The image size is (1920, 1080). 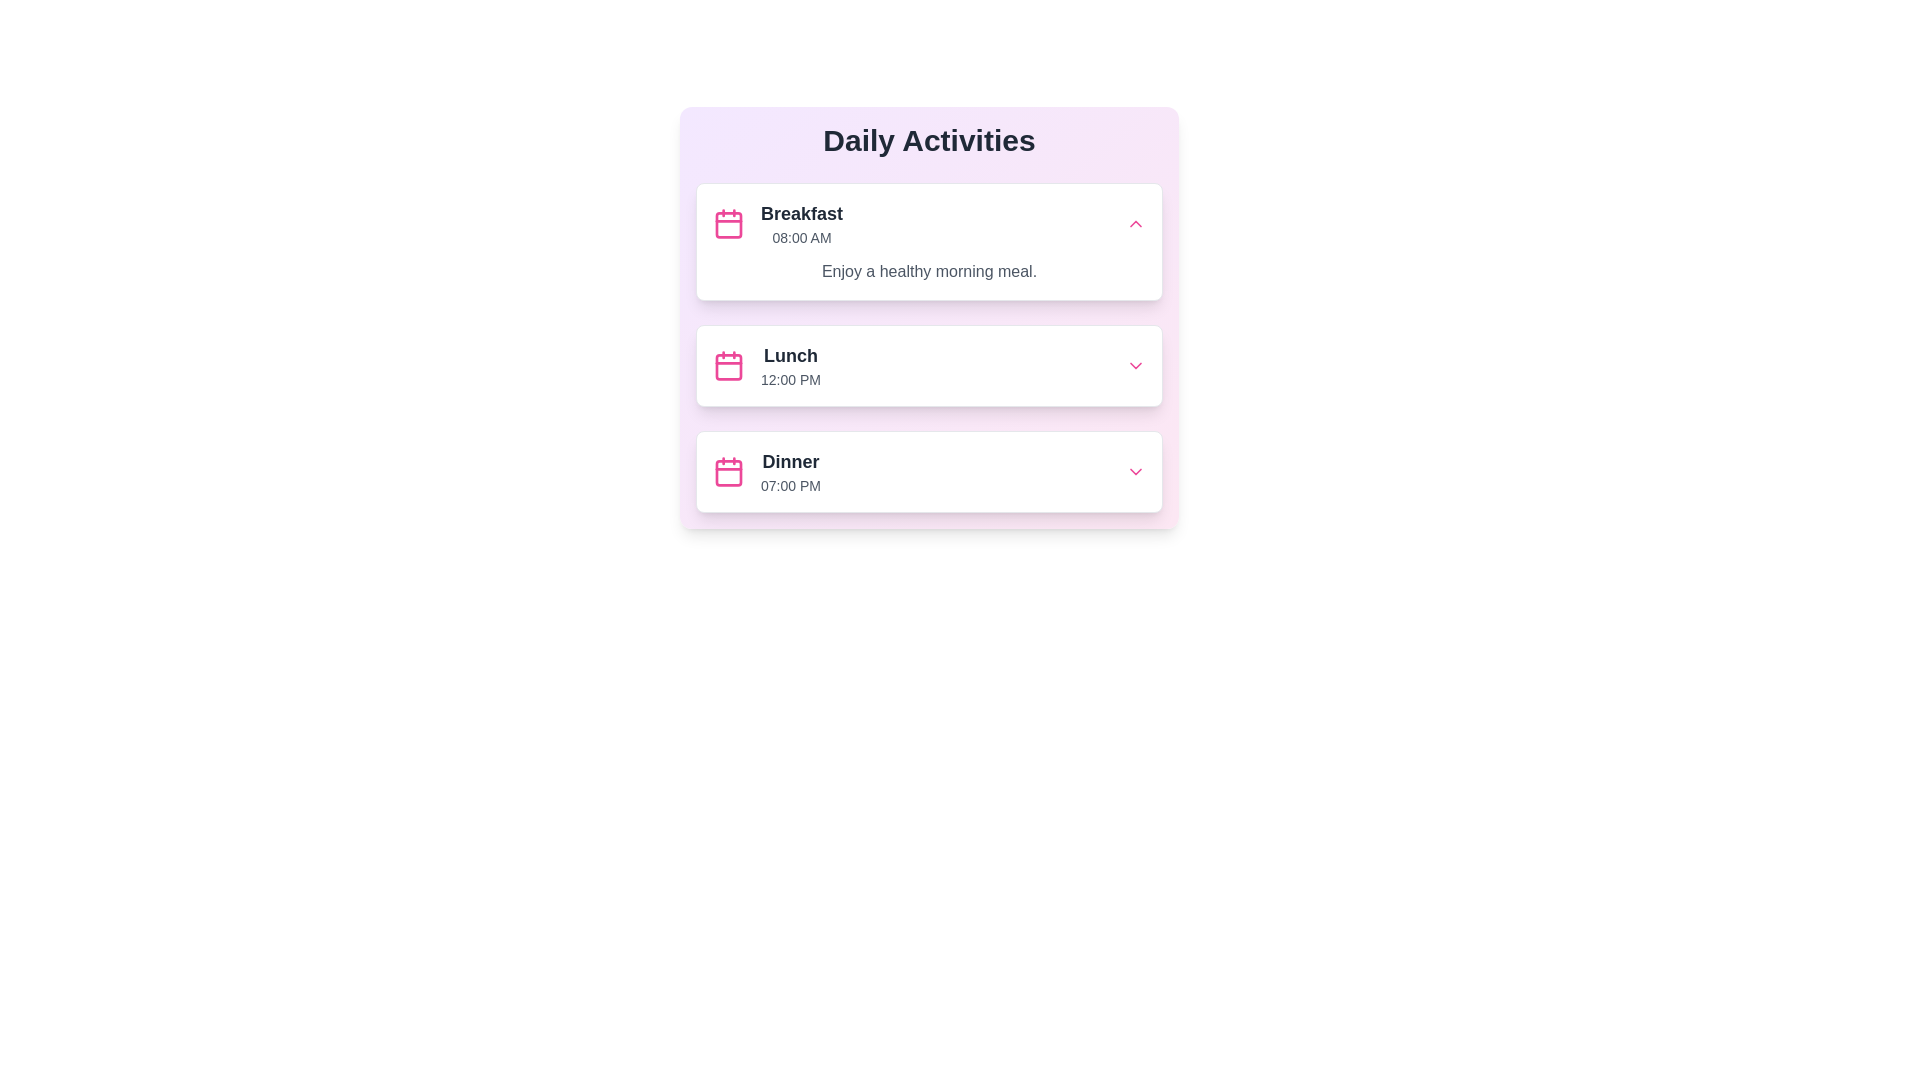 What do you see at coordinates (728, 471) in the screenshot?
I see `the calendar icon associated with the 'Dinner' activity in the third entry of the 'Daily Activities' list, which is positioned to the left of the text 'Dinner' and '07:00 PM'` at bounding box center [728, 471].